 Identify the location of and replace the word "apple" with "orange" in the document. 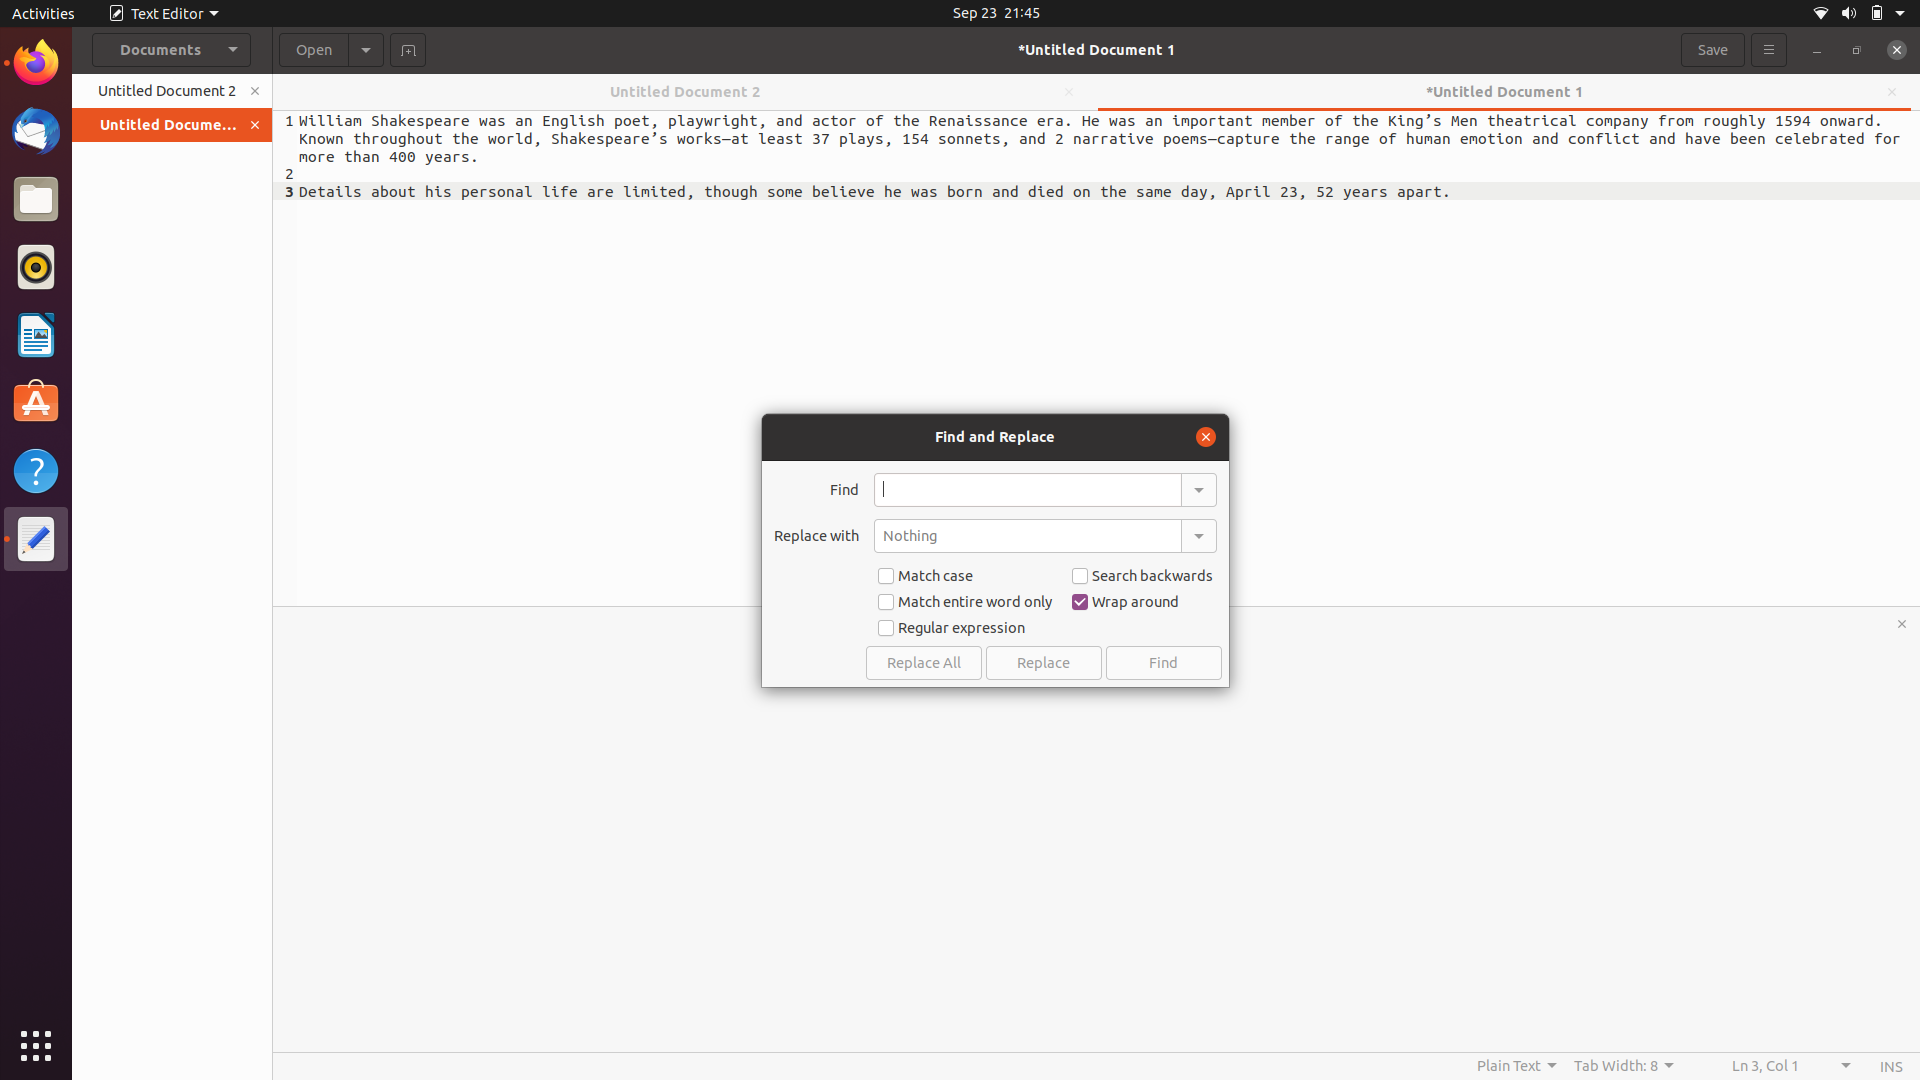
(1027, 489).